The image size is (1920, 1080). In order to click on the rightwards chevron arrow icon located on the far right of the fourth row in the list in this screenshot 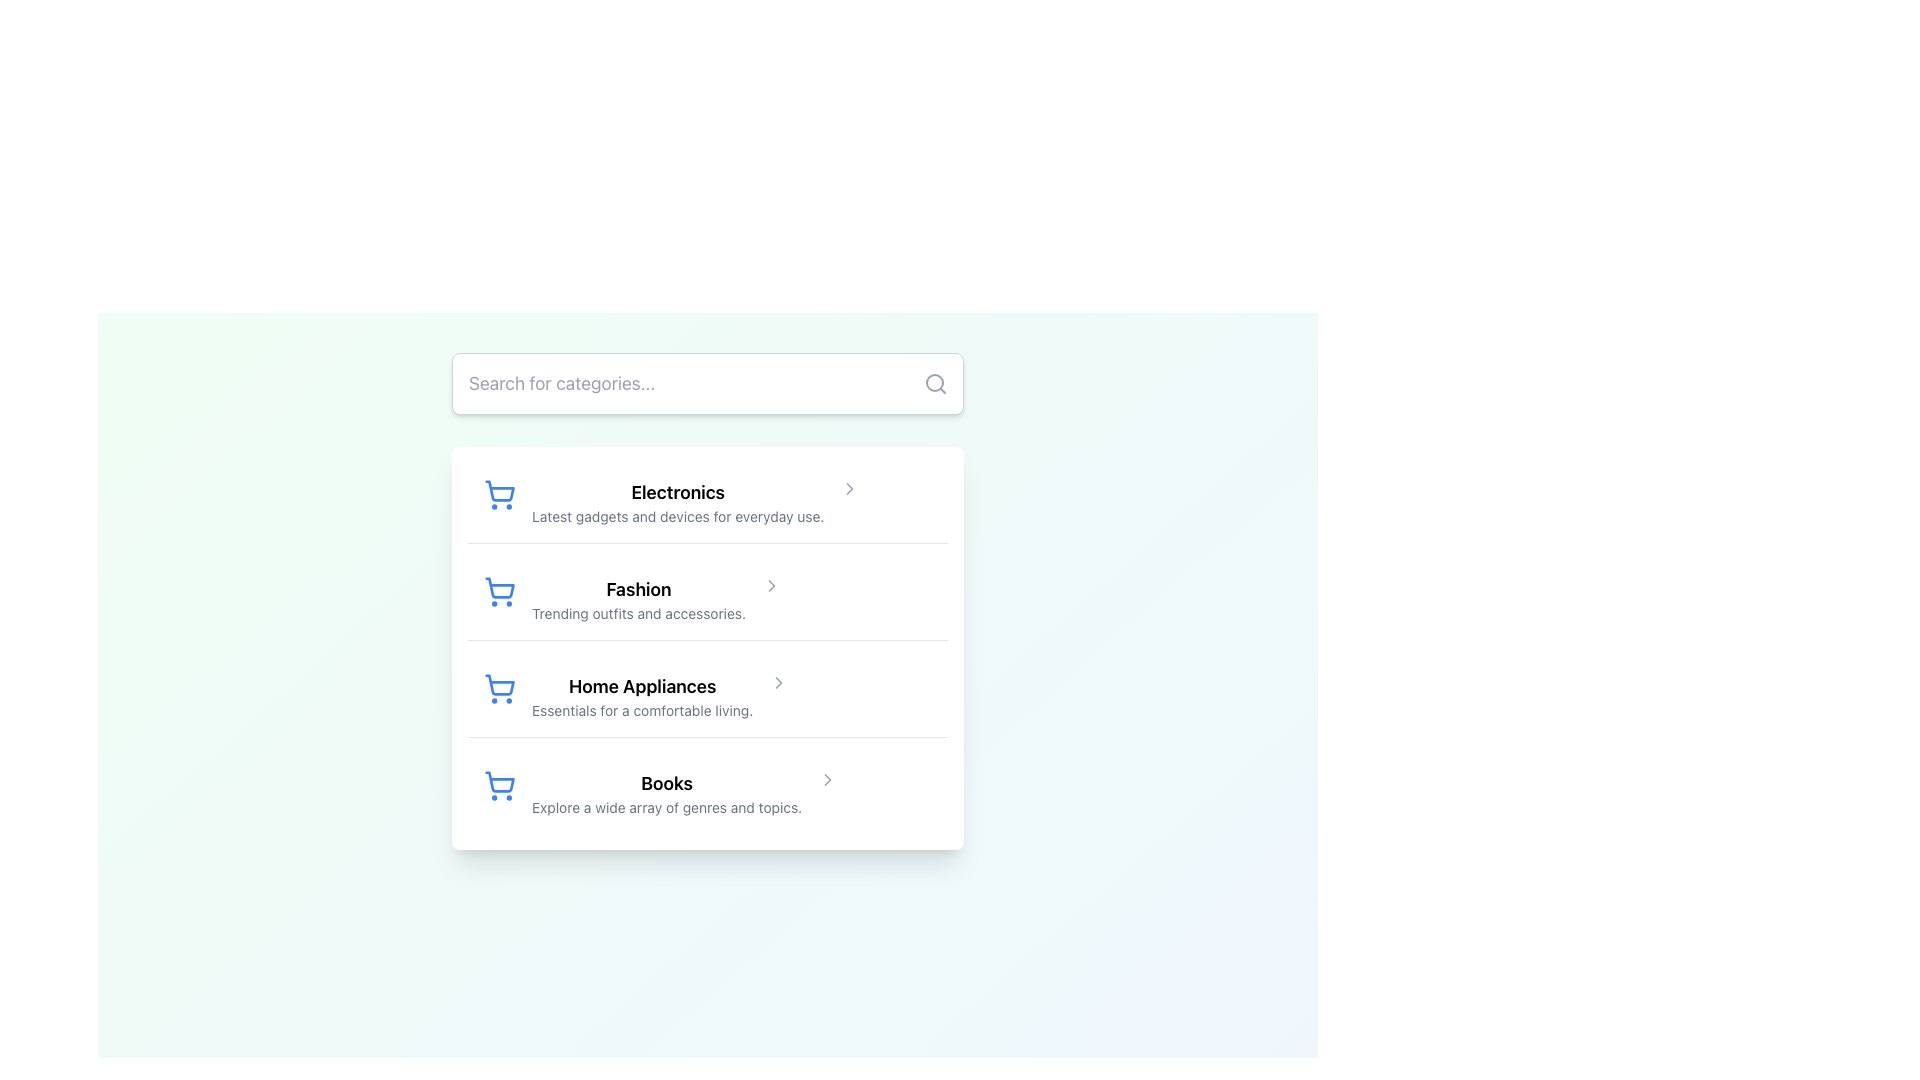, I will do `click(828, 778)`.